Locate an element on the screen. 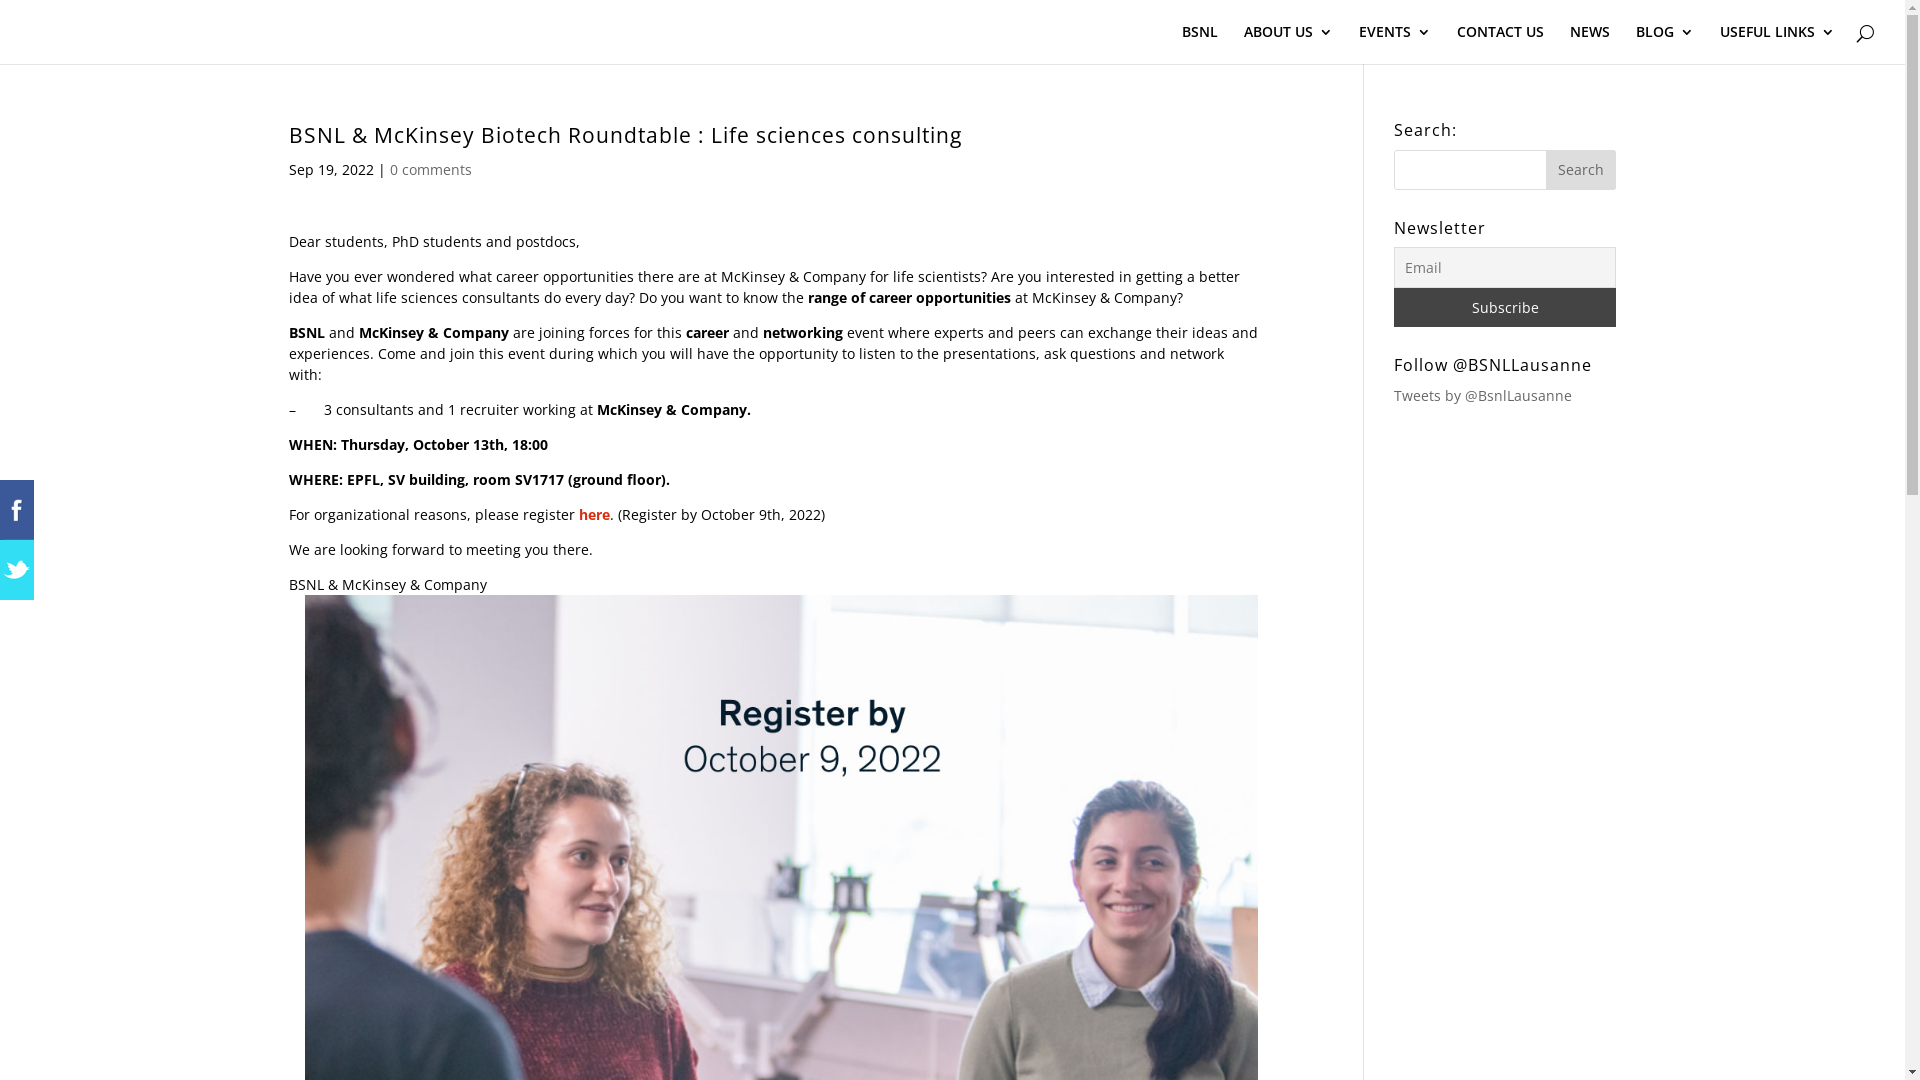 The width and height of the screenshot is (1920, 1080). 'Search' is located at coordinates (1579, 168).